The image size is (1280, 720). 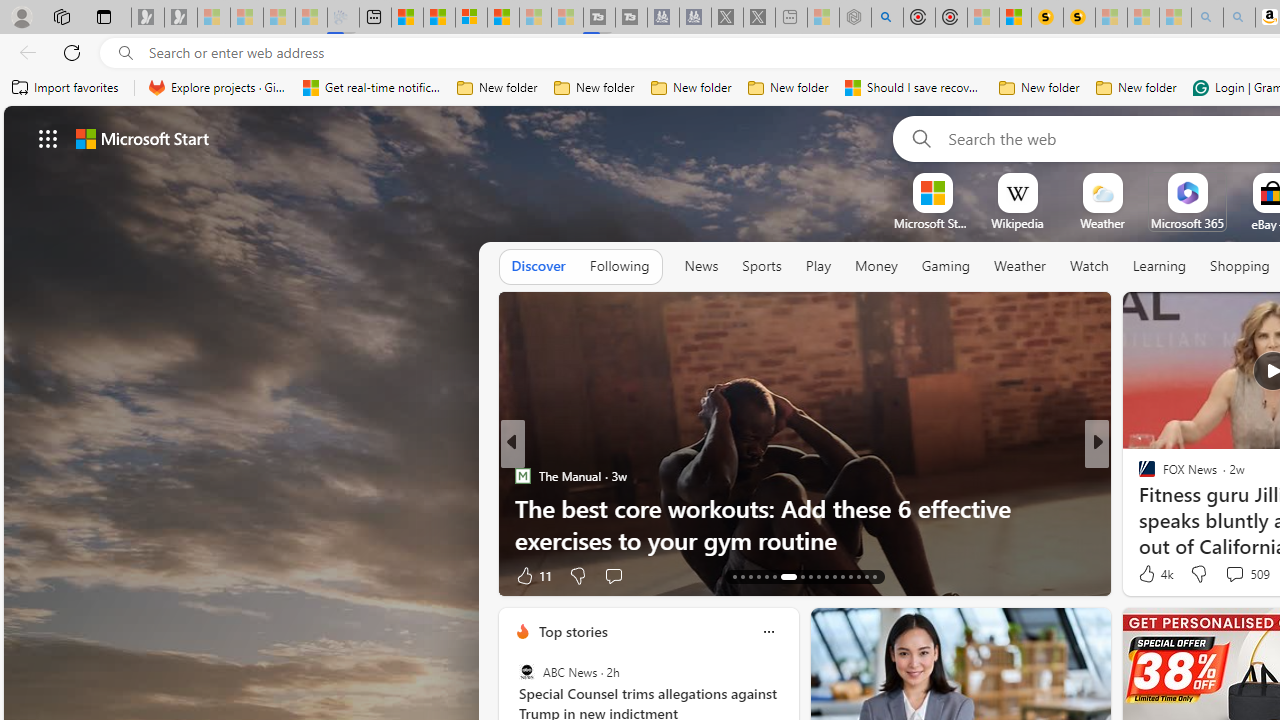 I want to click on 'News', so click(x=701, y=265).